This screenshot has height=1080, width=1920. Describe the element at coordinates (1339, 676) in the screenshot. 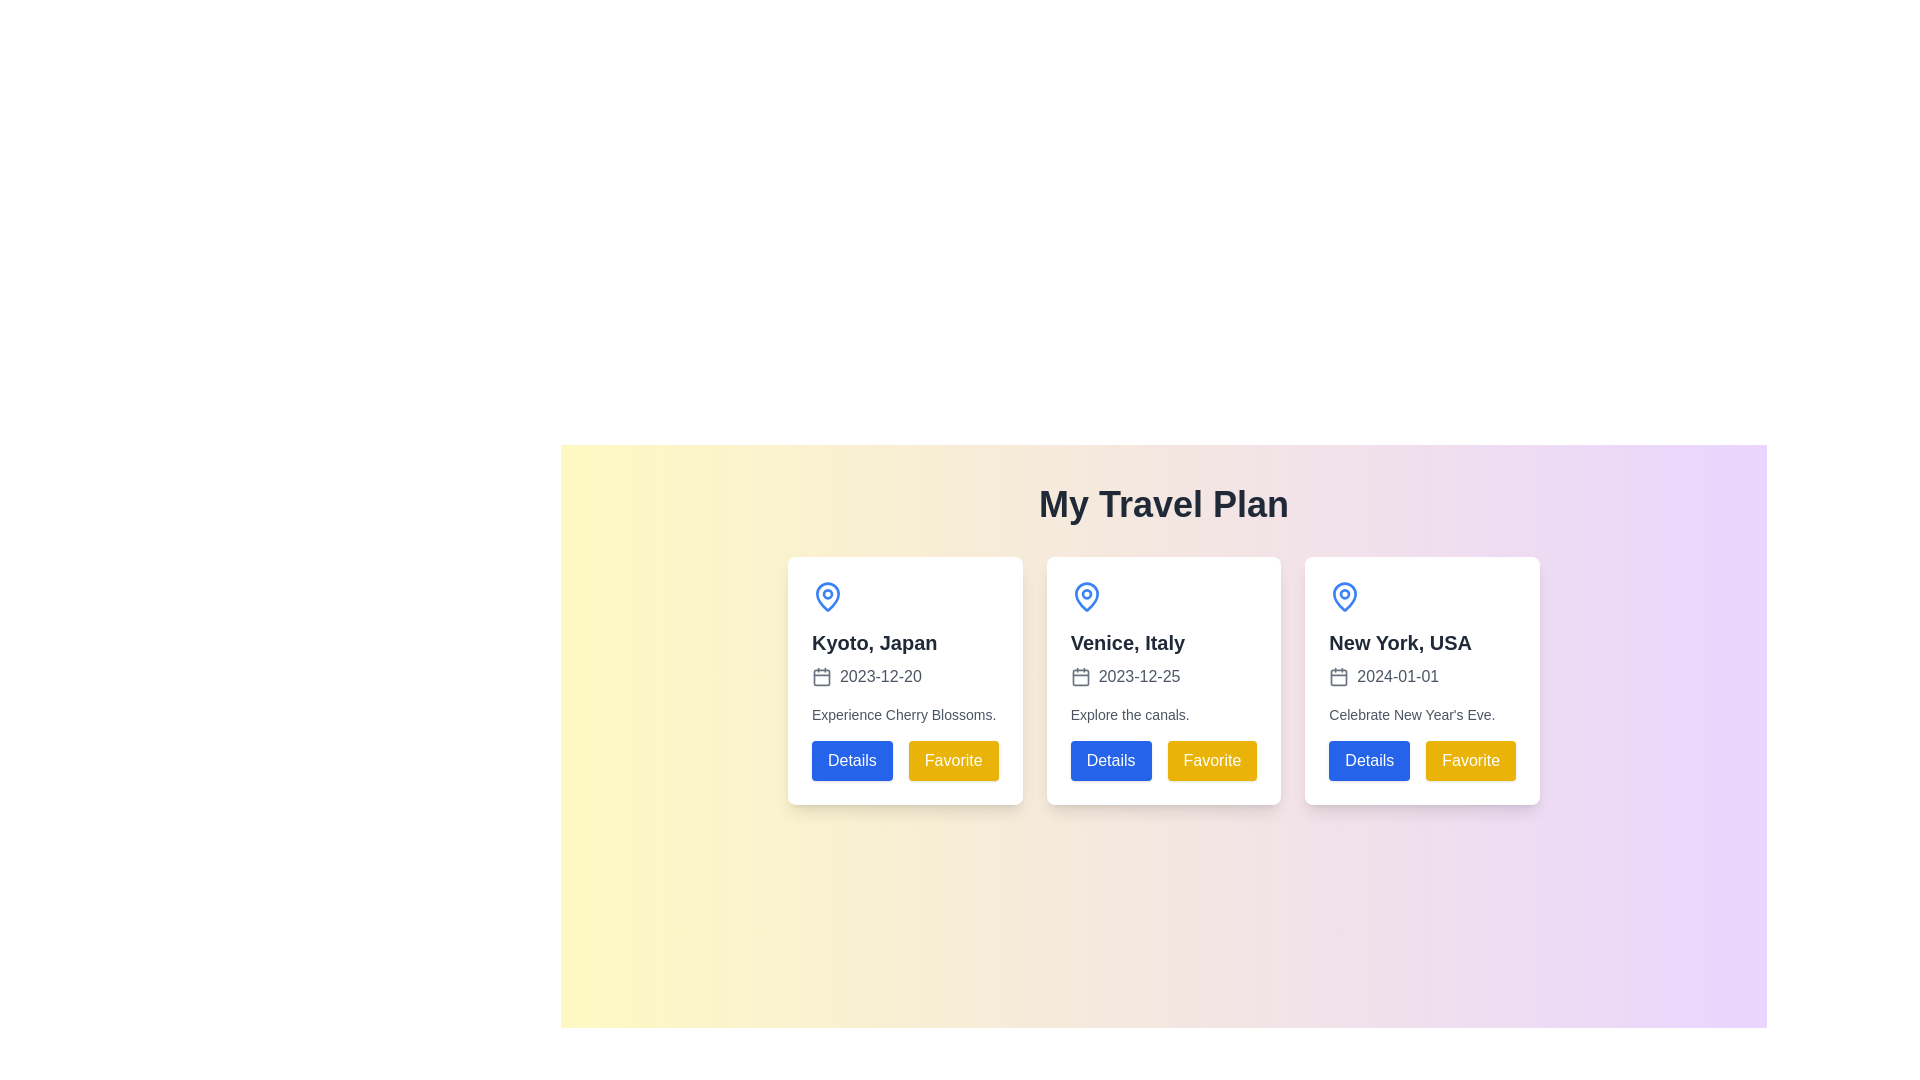

I see `the calendar graphic element representing the date in the travel plan for 'New York, USA'` at that location.